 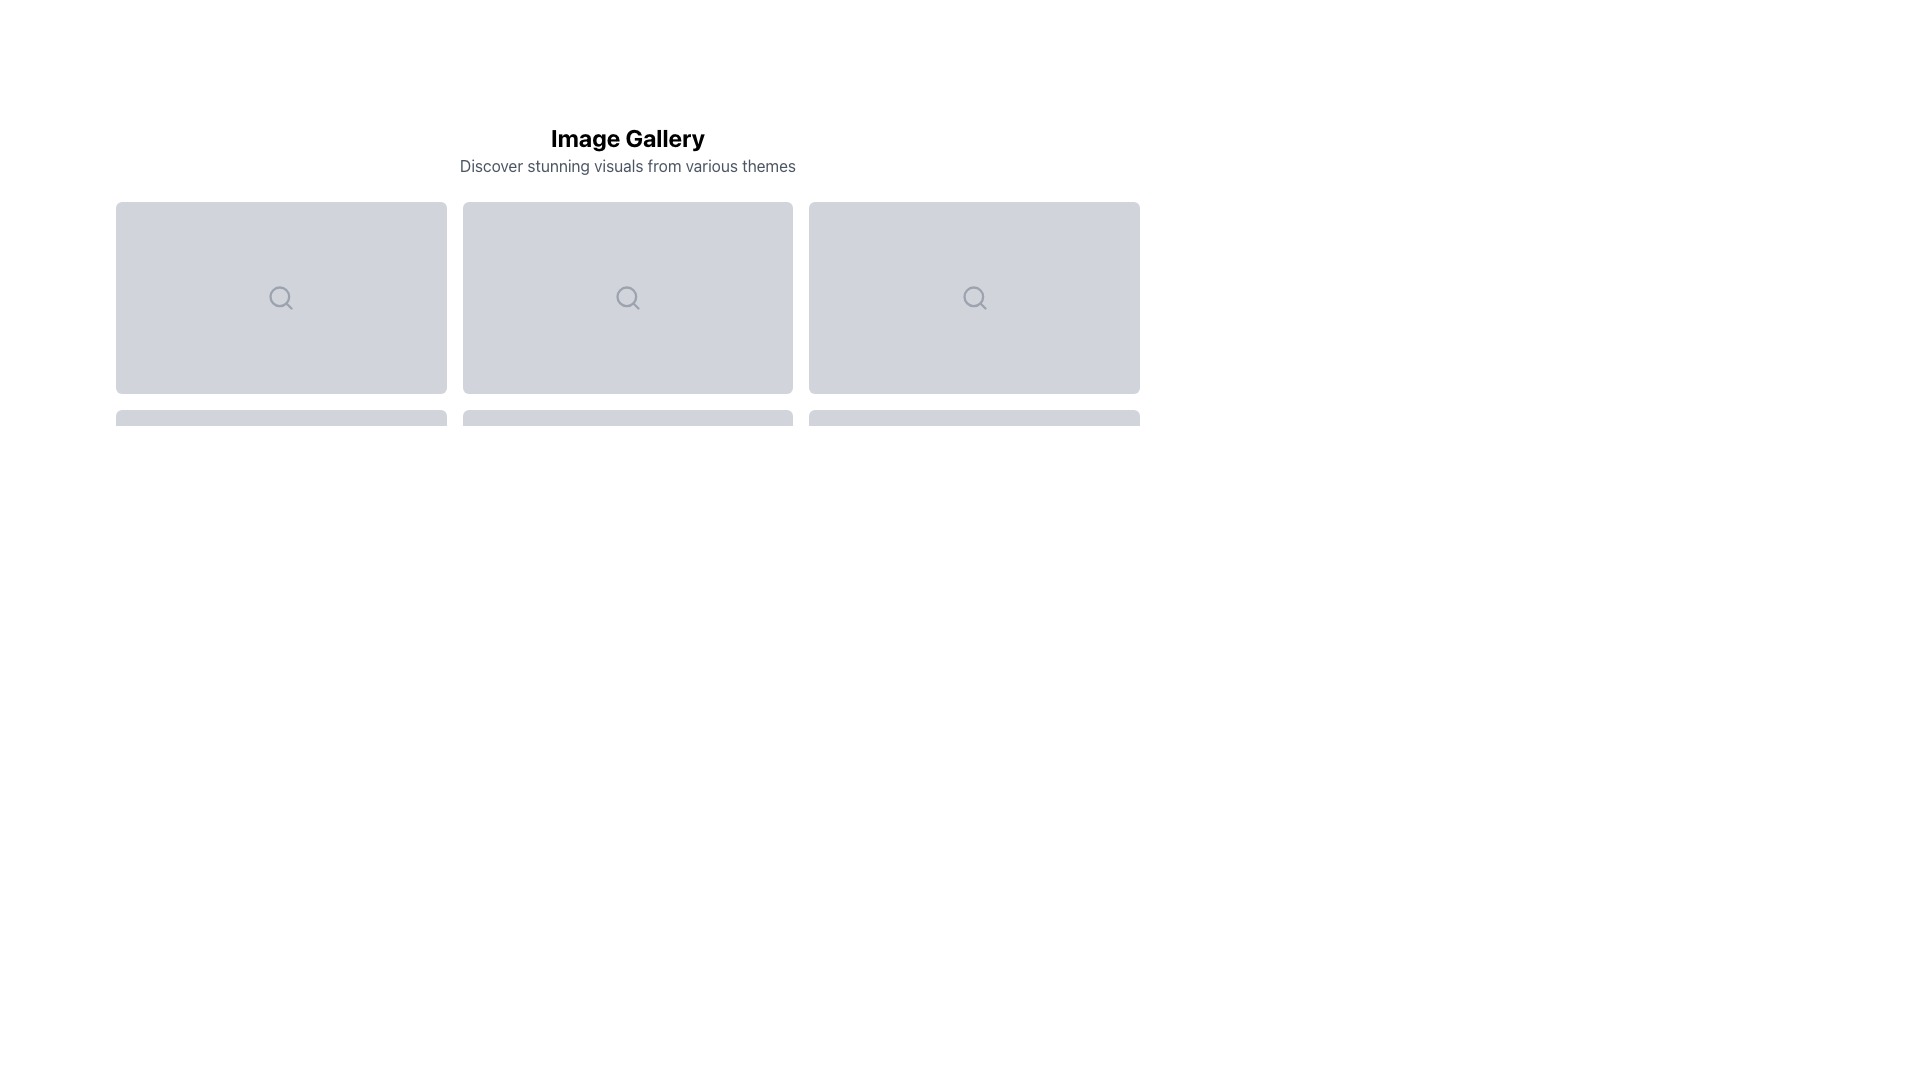 What do you see at coordinates (973, 296) in the screenshot?
I see `the light gray circular SVG element representing a lens-like feature, located inside the second interactive card in a row of similar cards` at bounding box center [973, 296].